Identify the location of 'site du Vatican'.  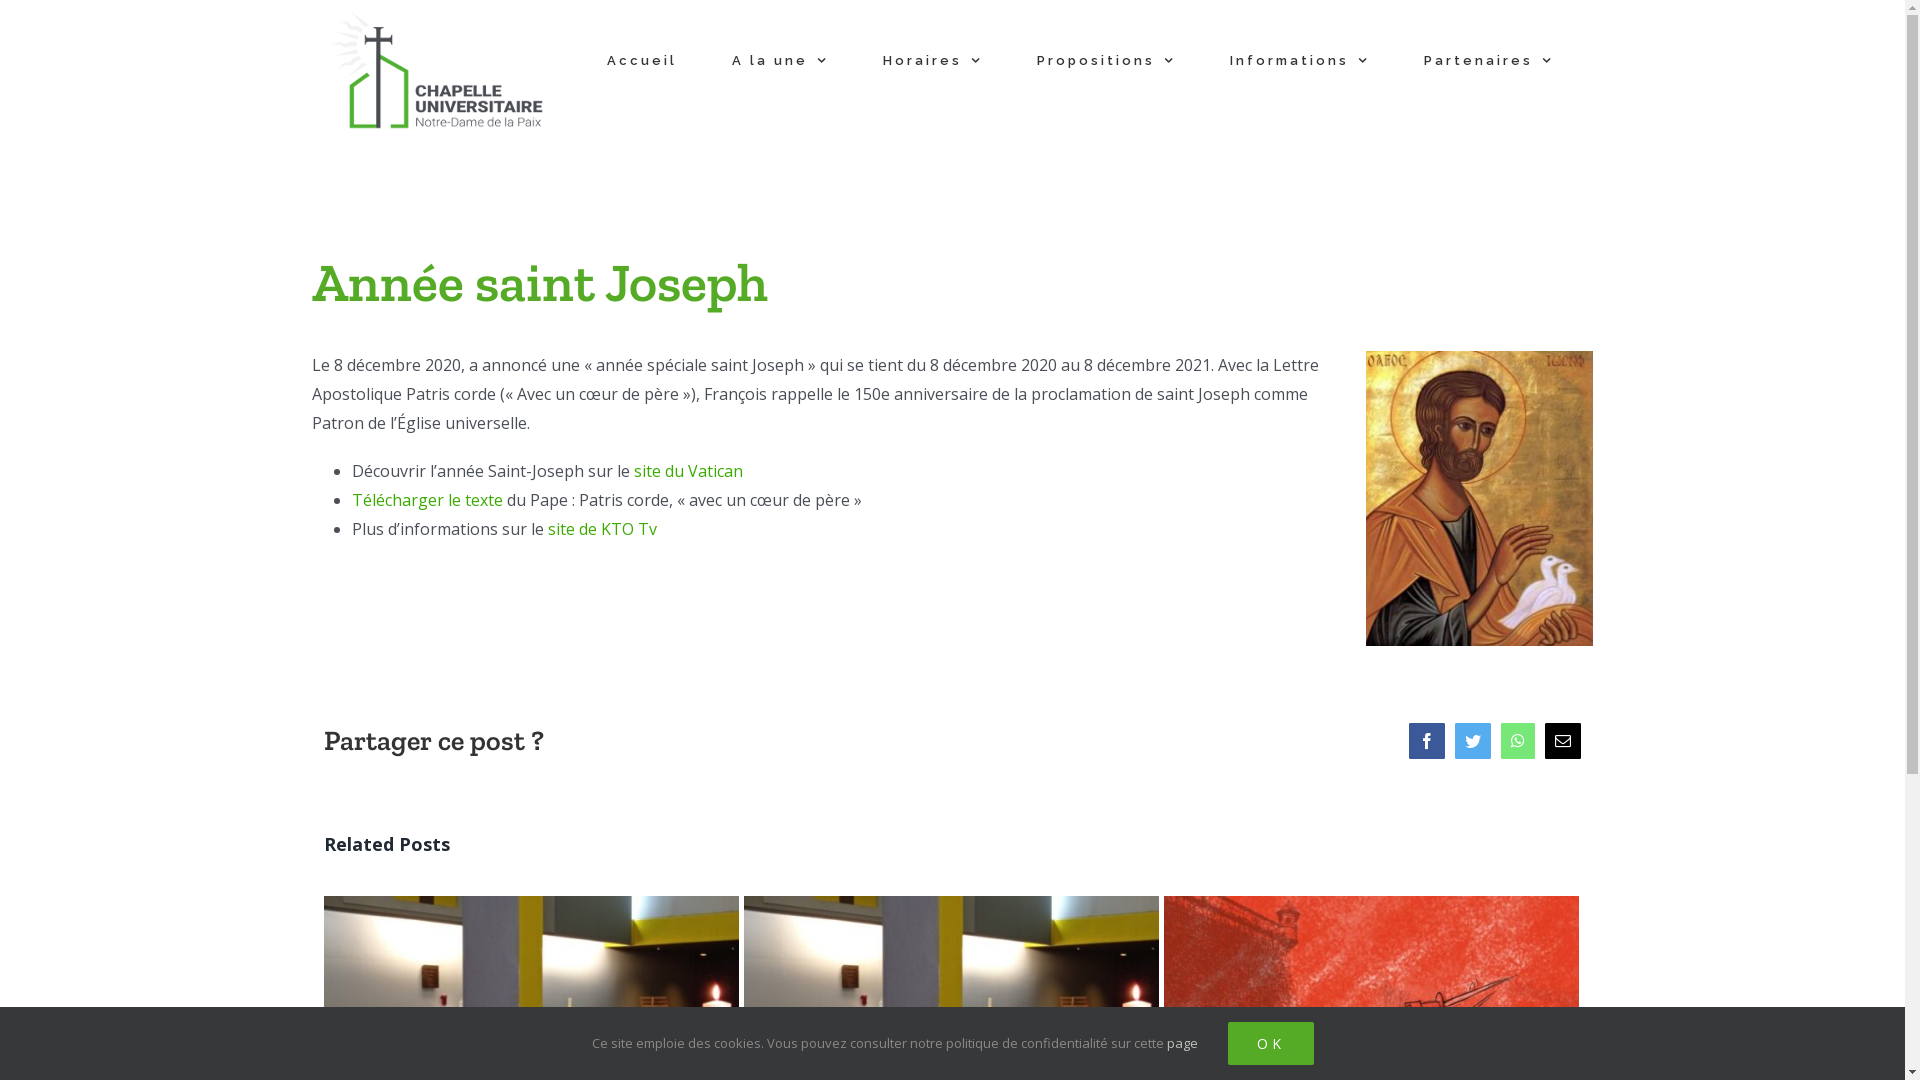
(688, 470).